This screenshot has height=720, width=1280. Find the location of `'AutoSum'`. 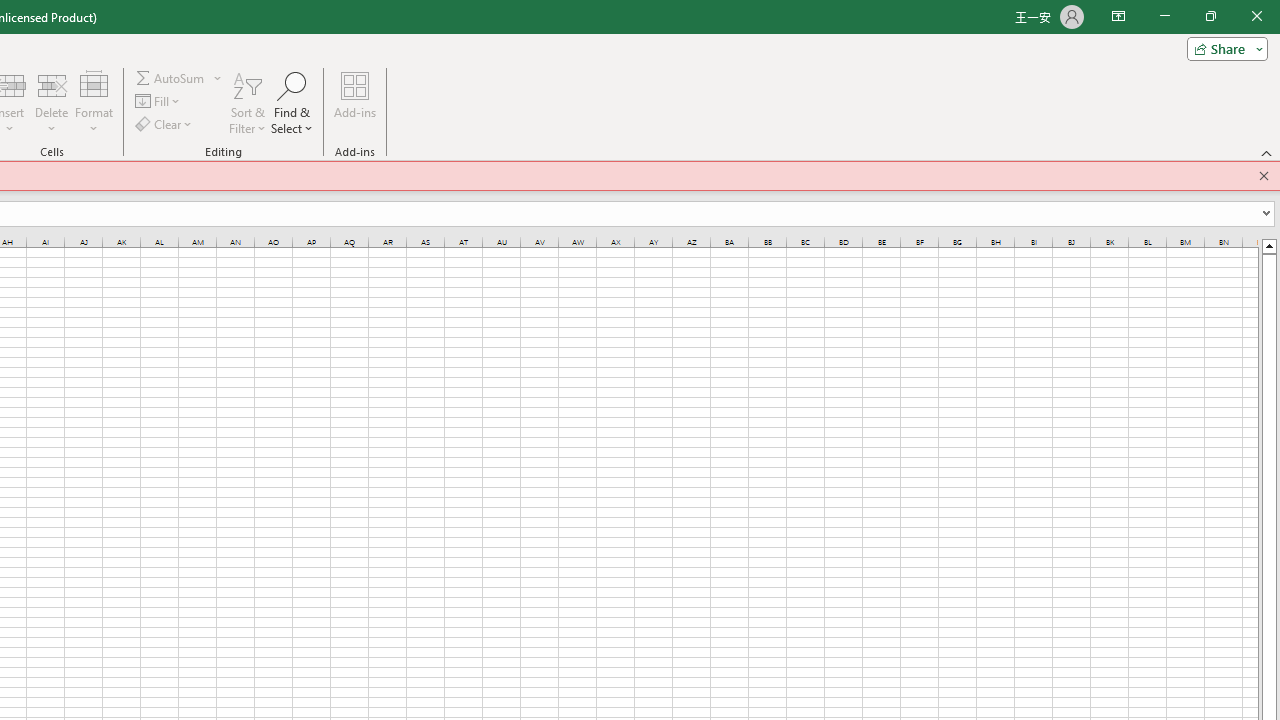

'AutoSum' is located at coordinates (179, 77).